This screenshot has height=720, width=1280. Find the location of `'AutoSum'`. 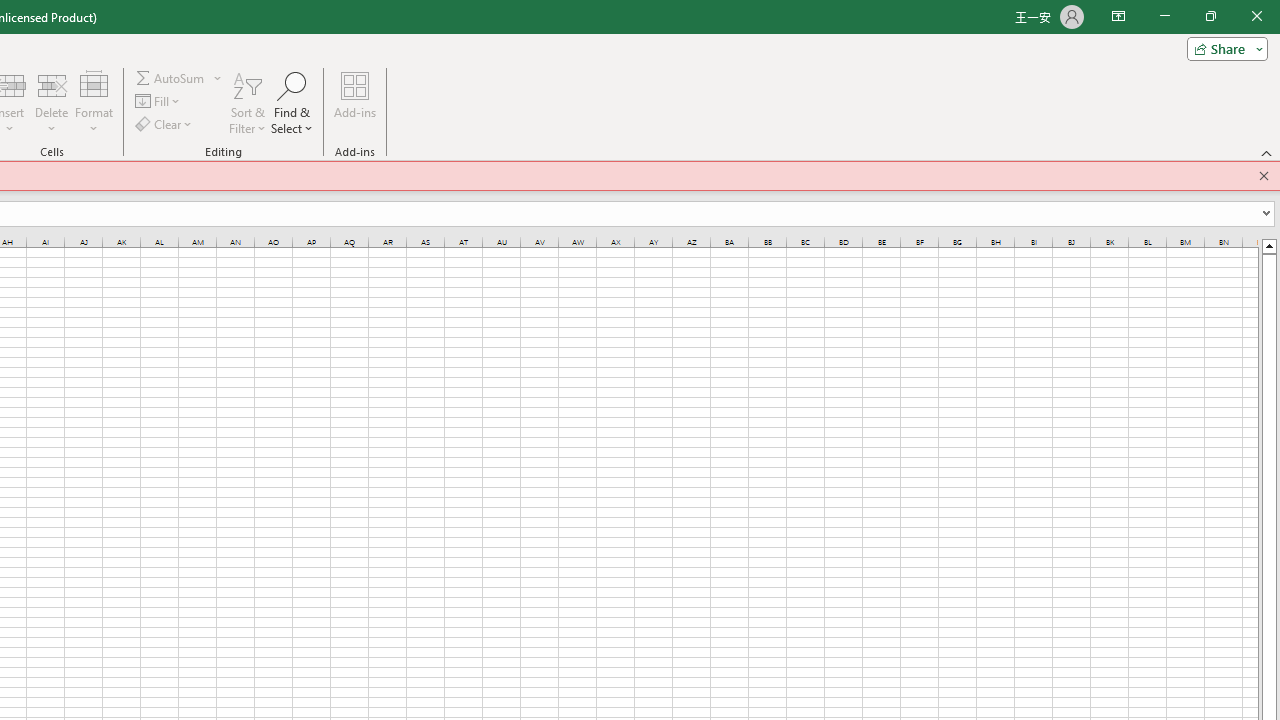

'AutoSum' is located at coordinates (179, 77).